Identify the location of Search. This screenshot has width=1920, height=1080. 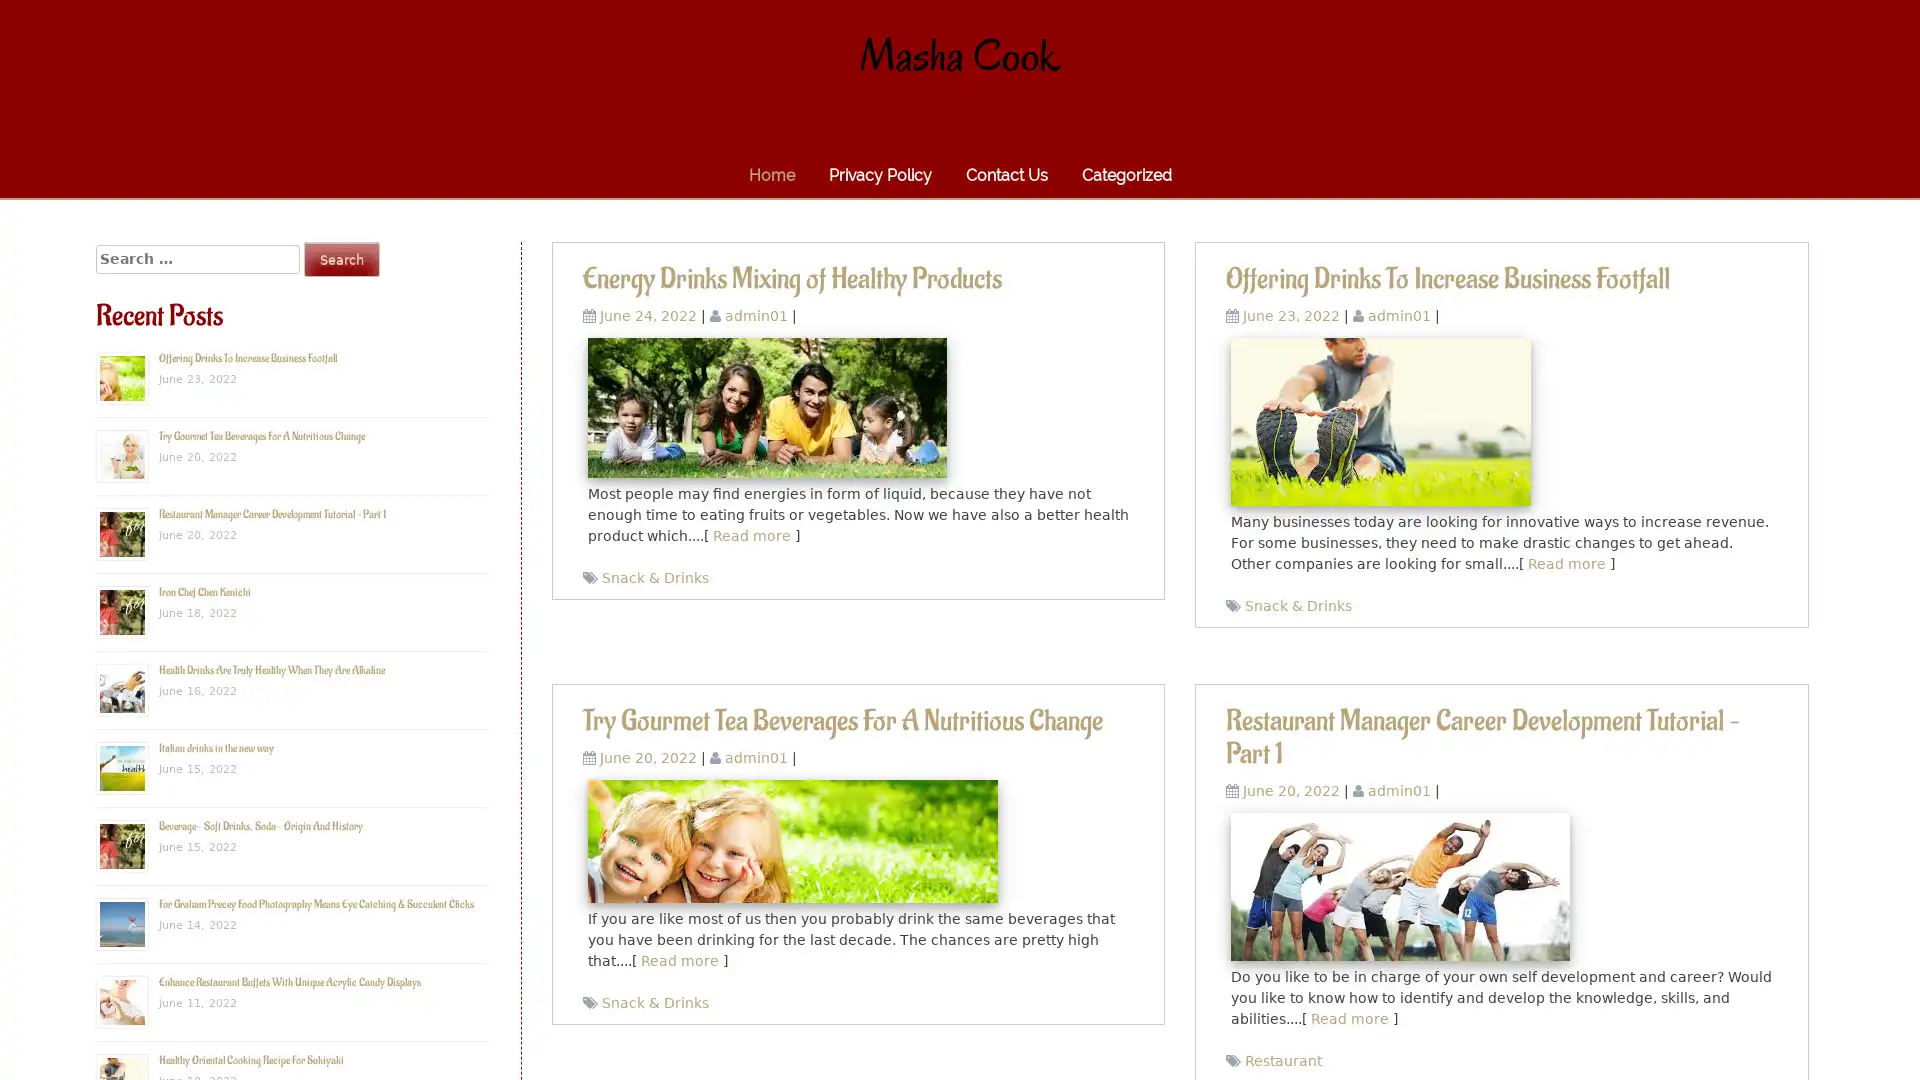
(341, 258).